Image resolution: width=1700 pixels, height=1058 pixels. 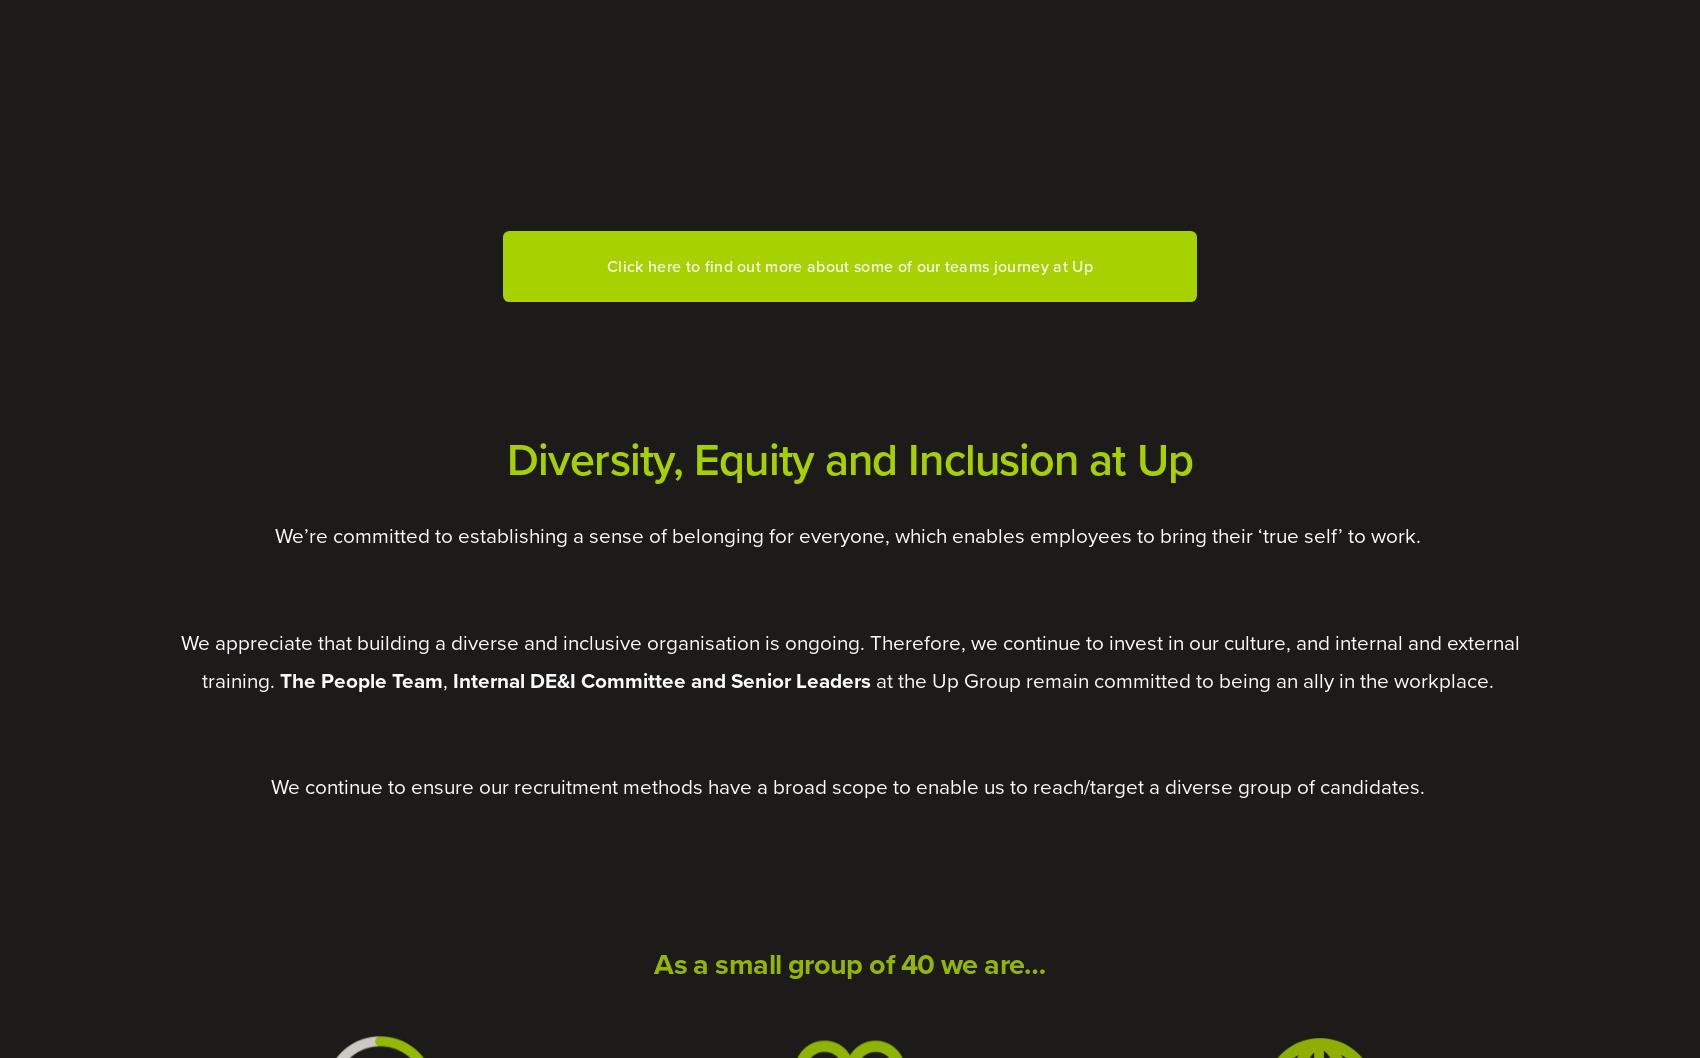 I want to click on 'and Senior Leaders', so click(x=778, y=678).